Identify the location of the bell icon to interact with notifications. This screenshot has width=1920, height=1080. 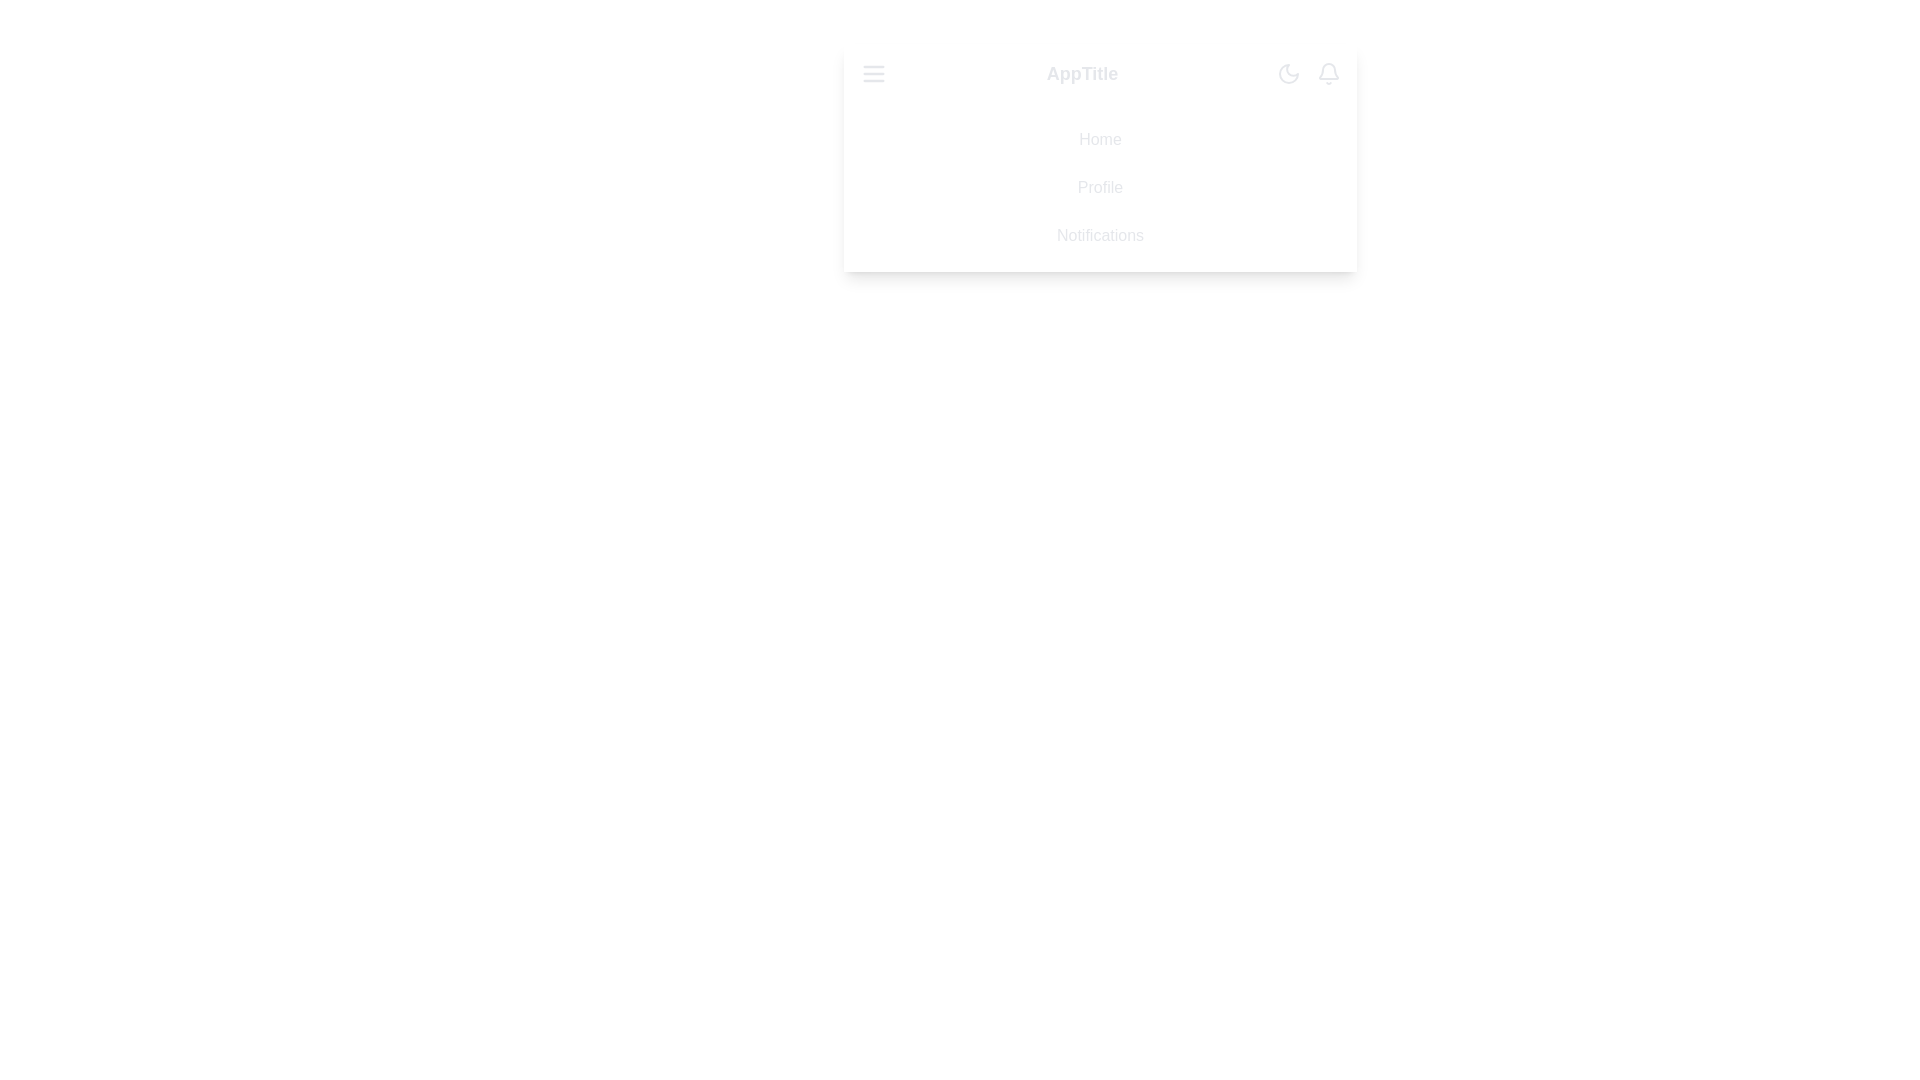
(1329, 72).